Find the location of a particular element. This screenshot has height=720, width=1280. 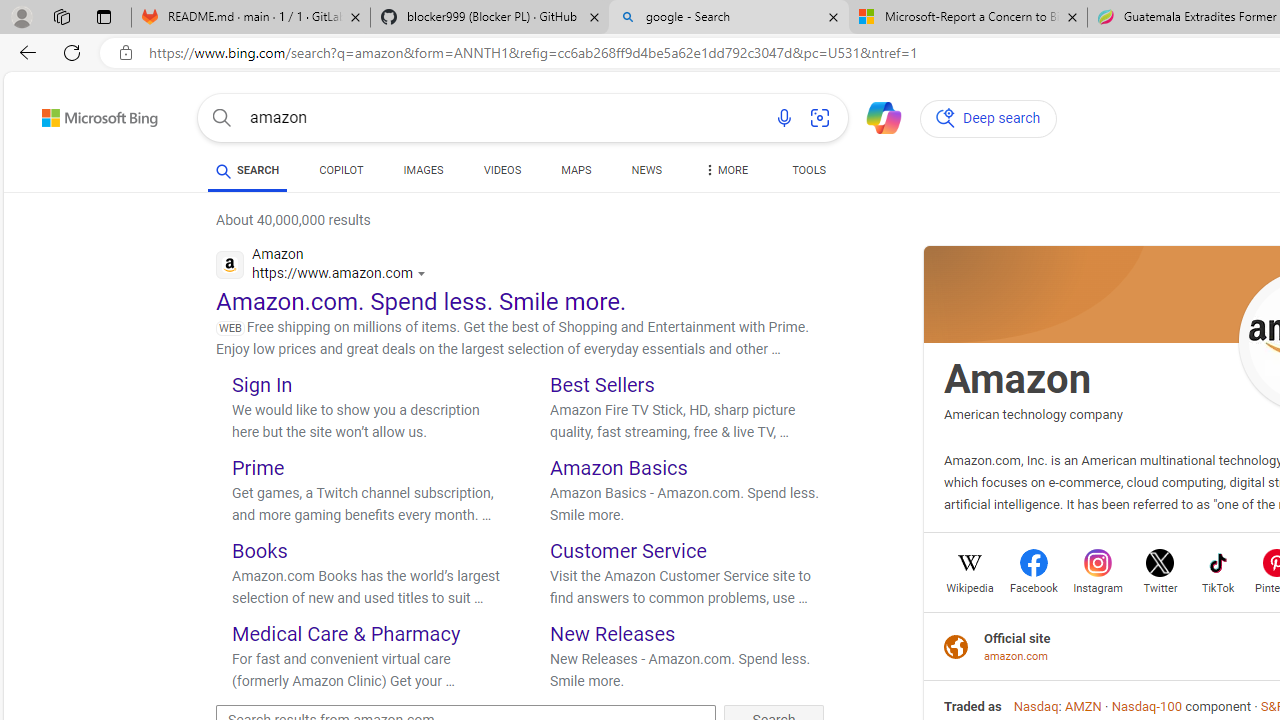

'Microsoft-Report a Concern to Bing' is located at coordinates (967, 17).